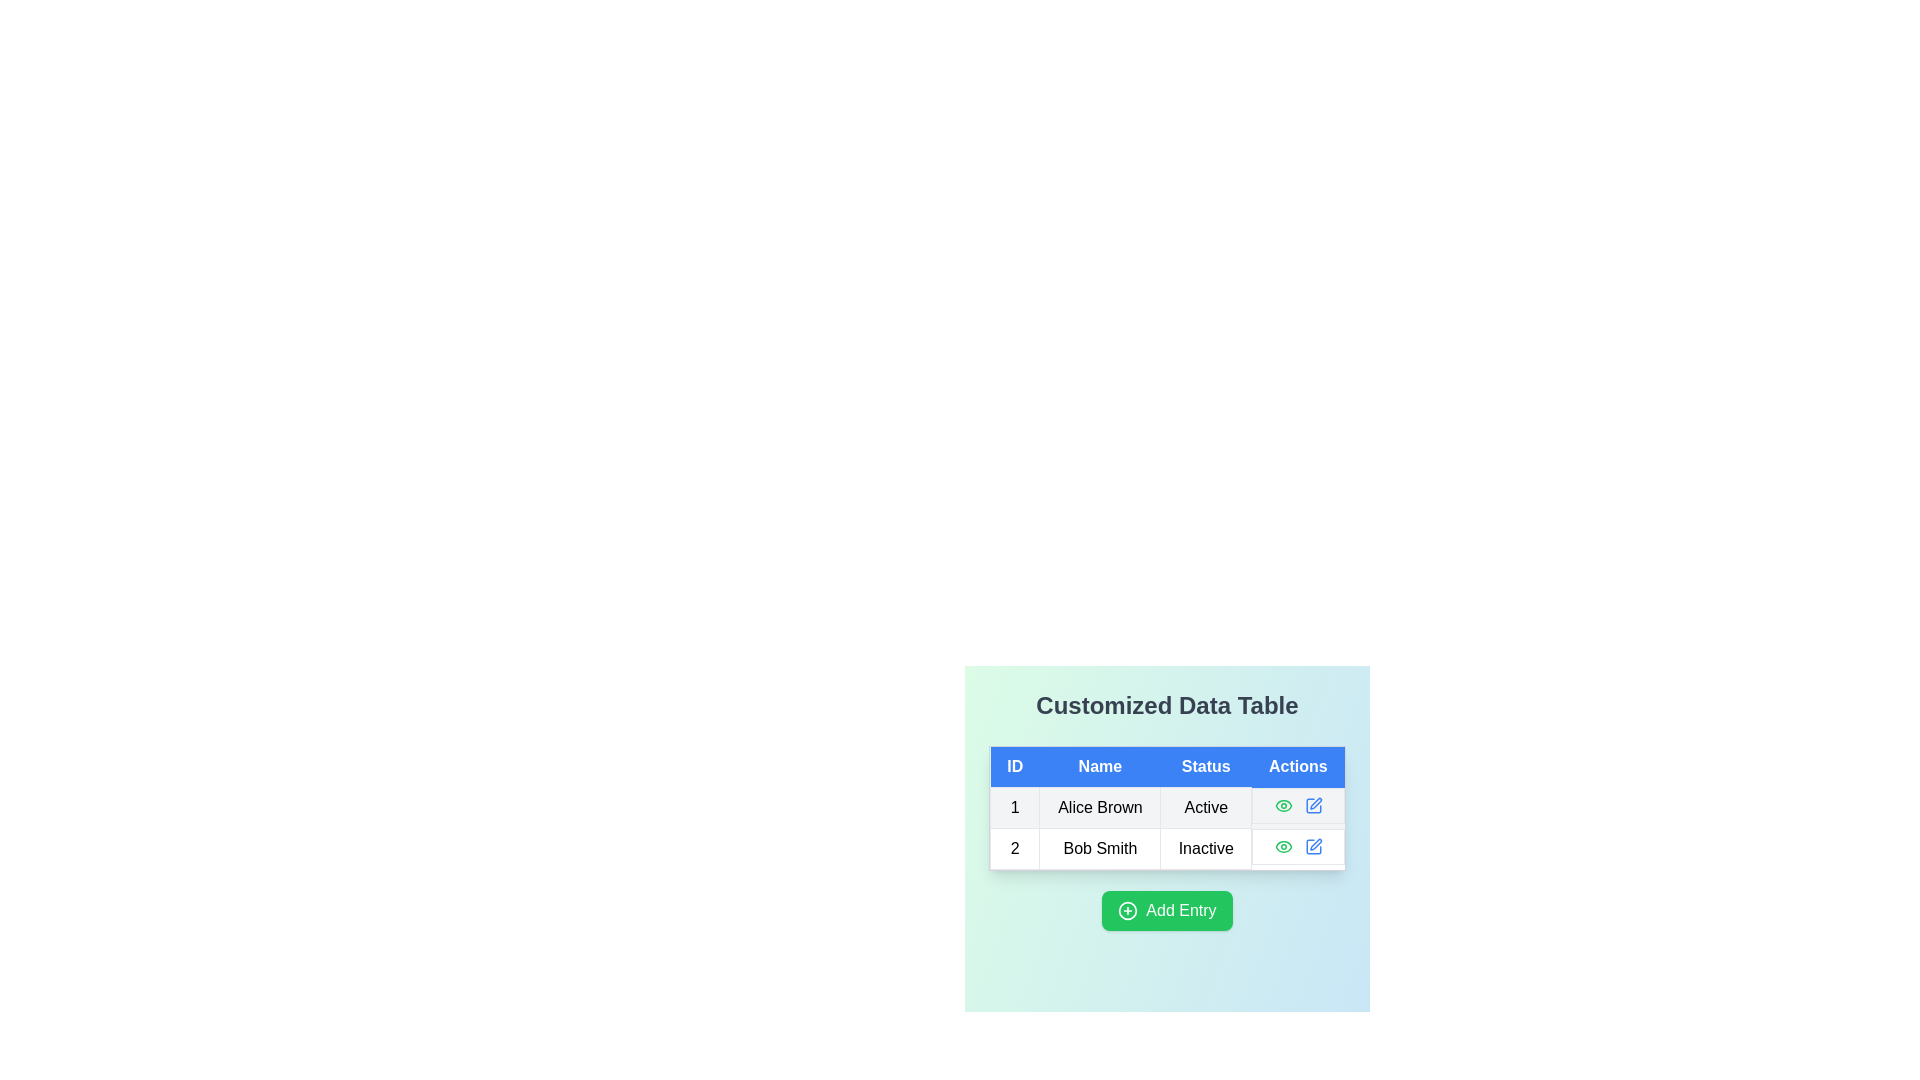 Image resolution: width=1920 pixels, height=1080 pixels. Describe the element at coordinates (1167, 826) in the screenshot. I see `the status indicator for 'Bob Smith' in the table under the 'Status' column, specifically in the second row` at that location.